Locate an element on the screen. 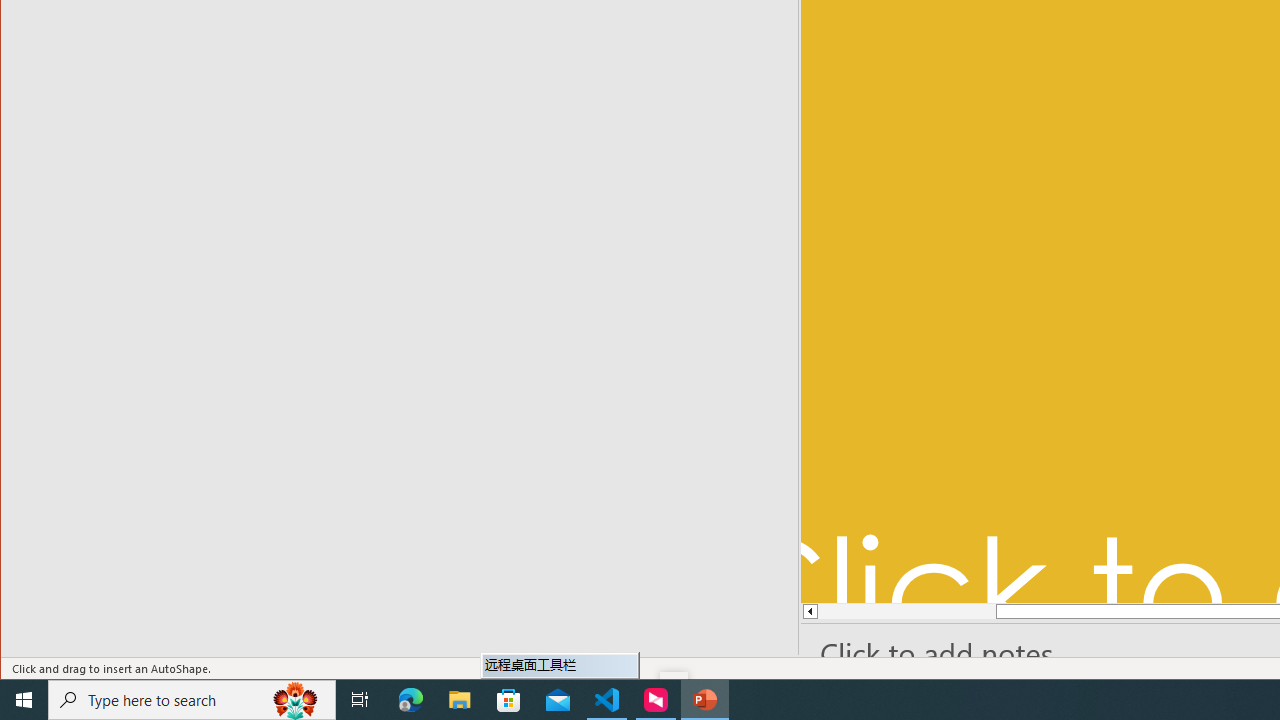  'Microsoft Edge' is located at coordinates (410, 698).